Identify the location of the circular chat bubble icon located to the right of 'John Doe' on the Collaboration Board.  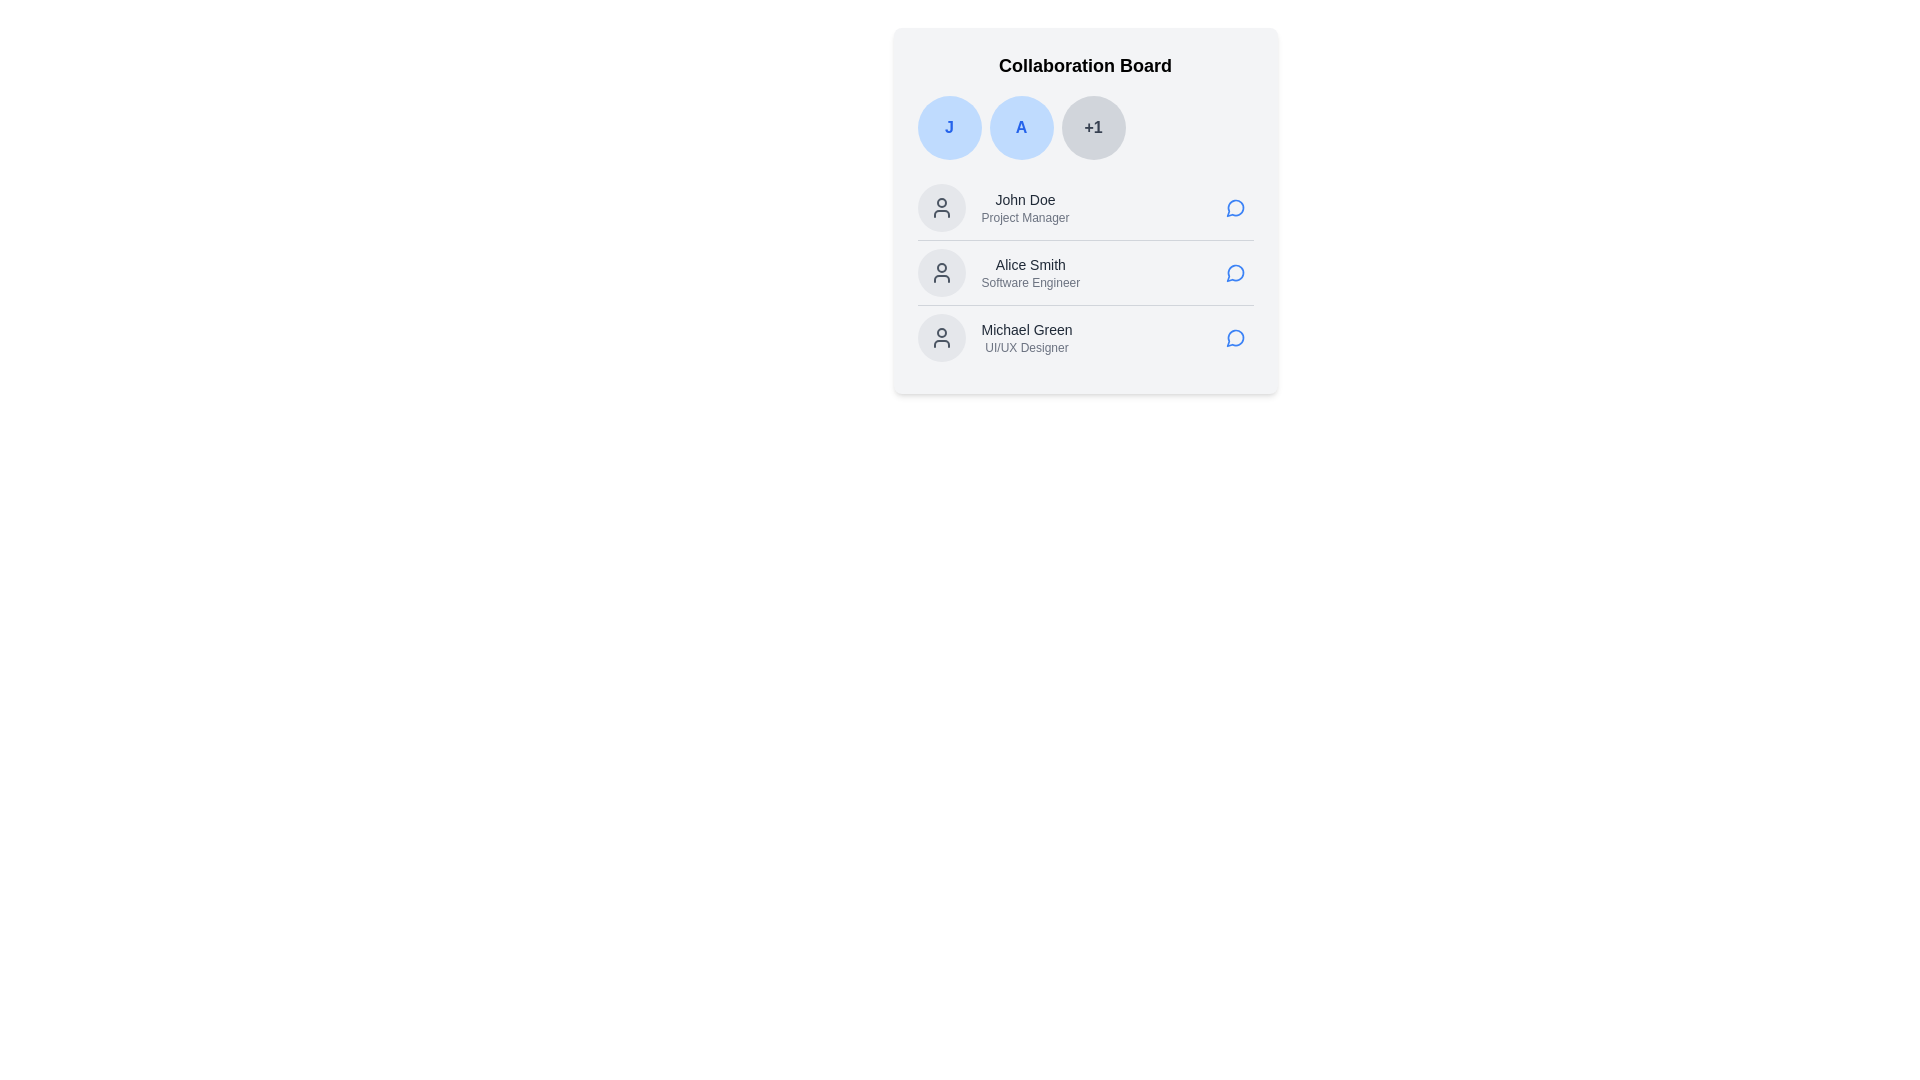
(1234, 208).